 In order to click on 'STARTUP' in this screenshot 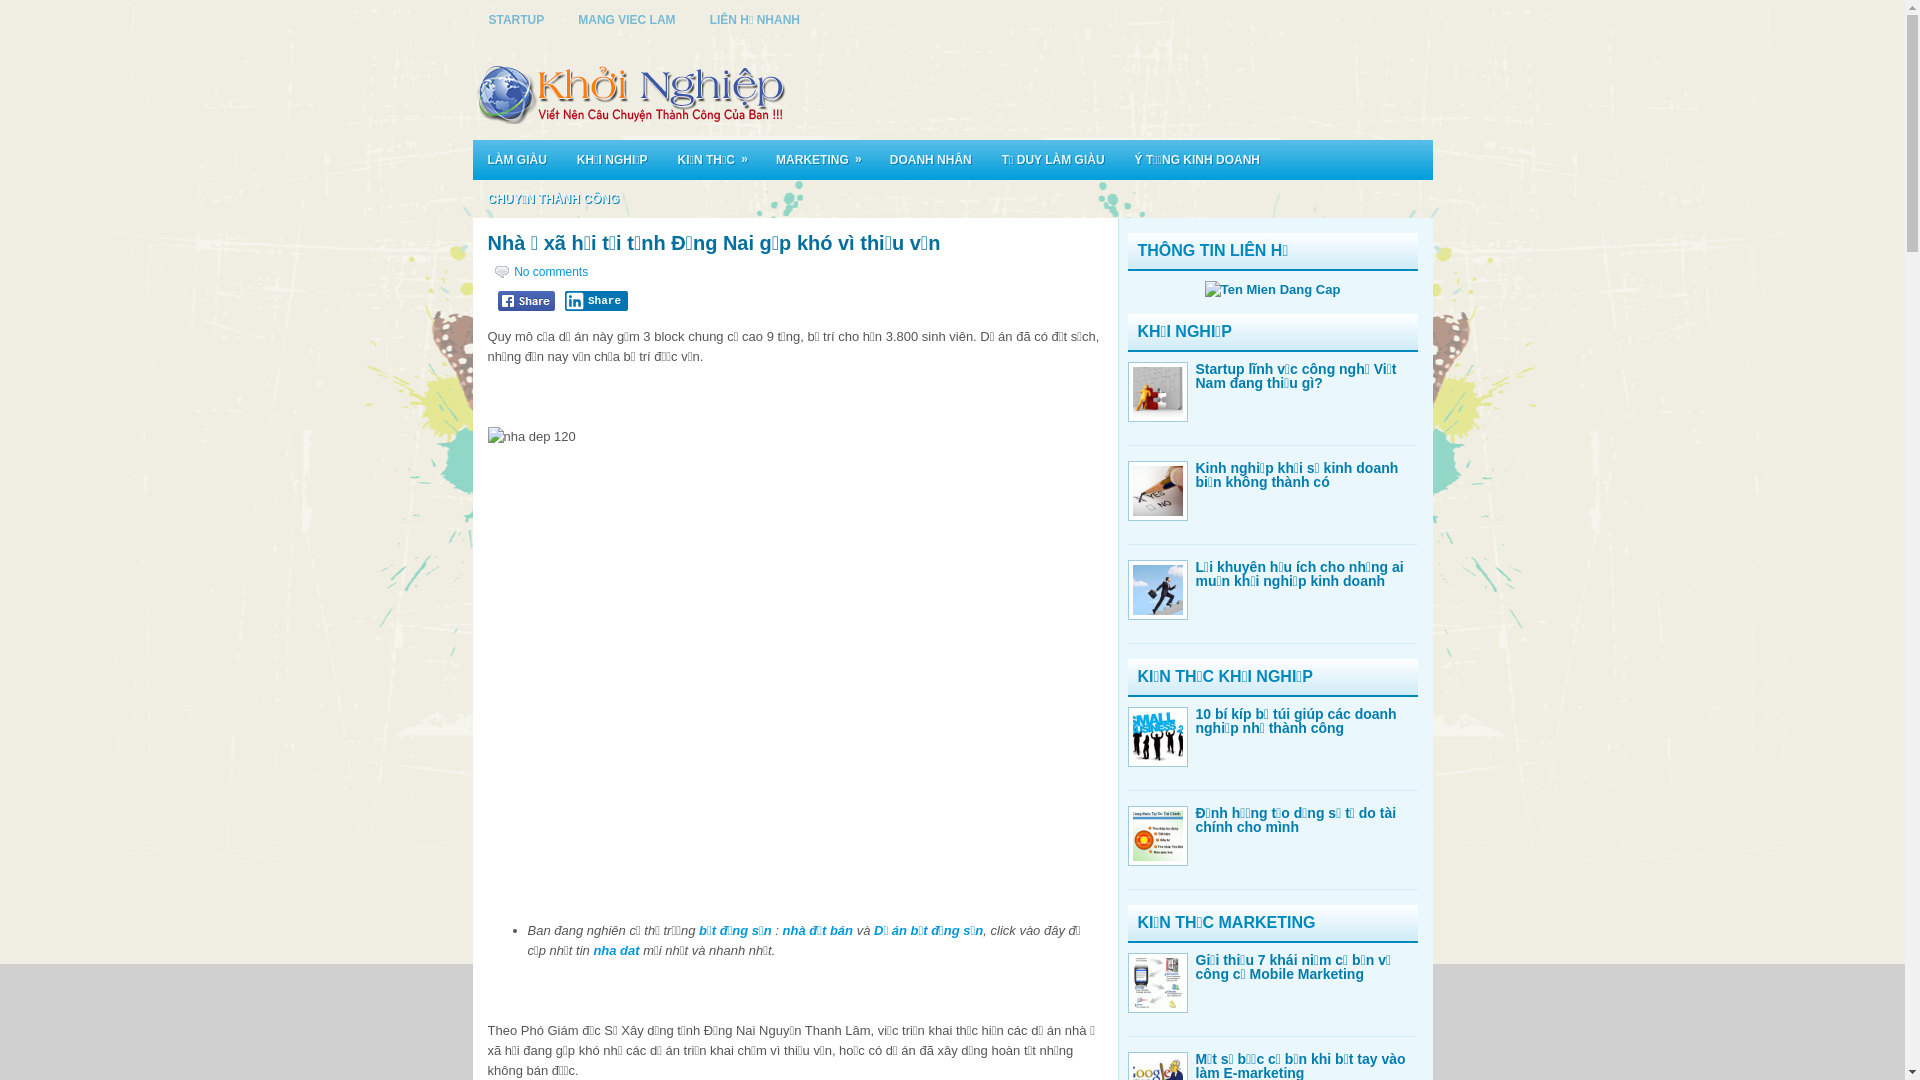, I will do `click(517, 19)`.